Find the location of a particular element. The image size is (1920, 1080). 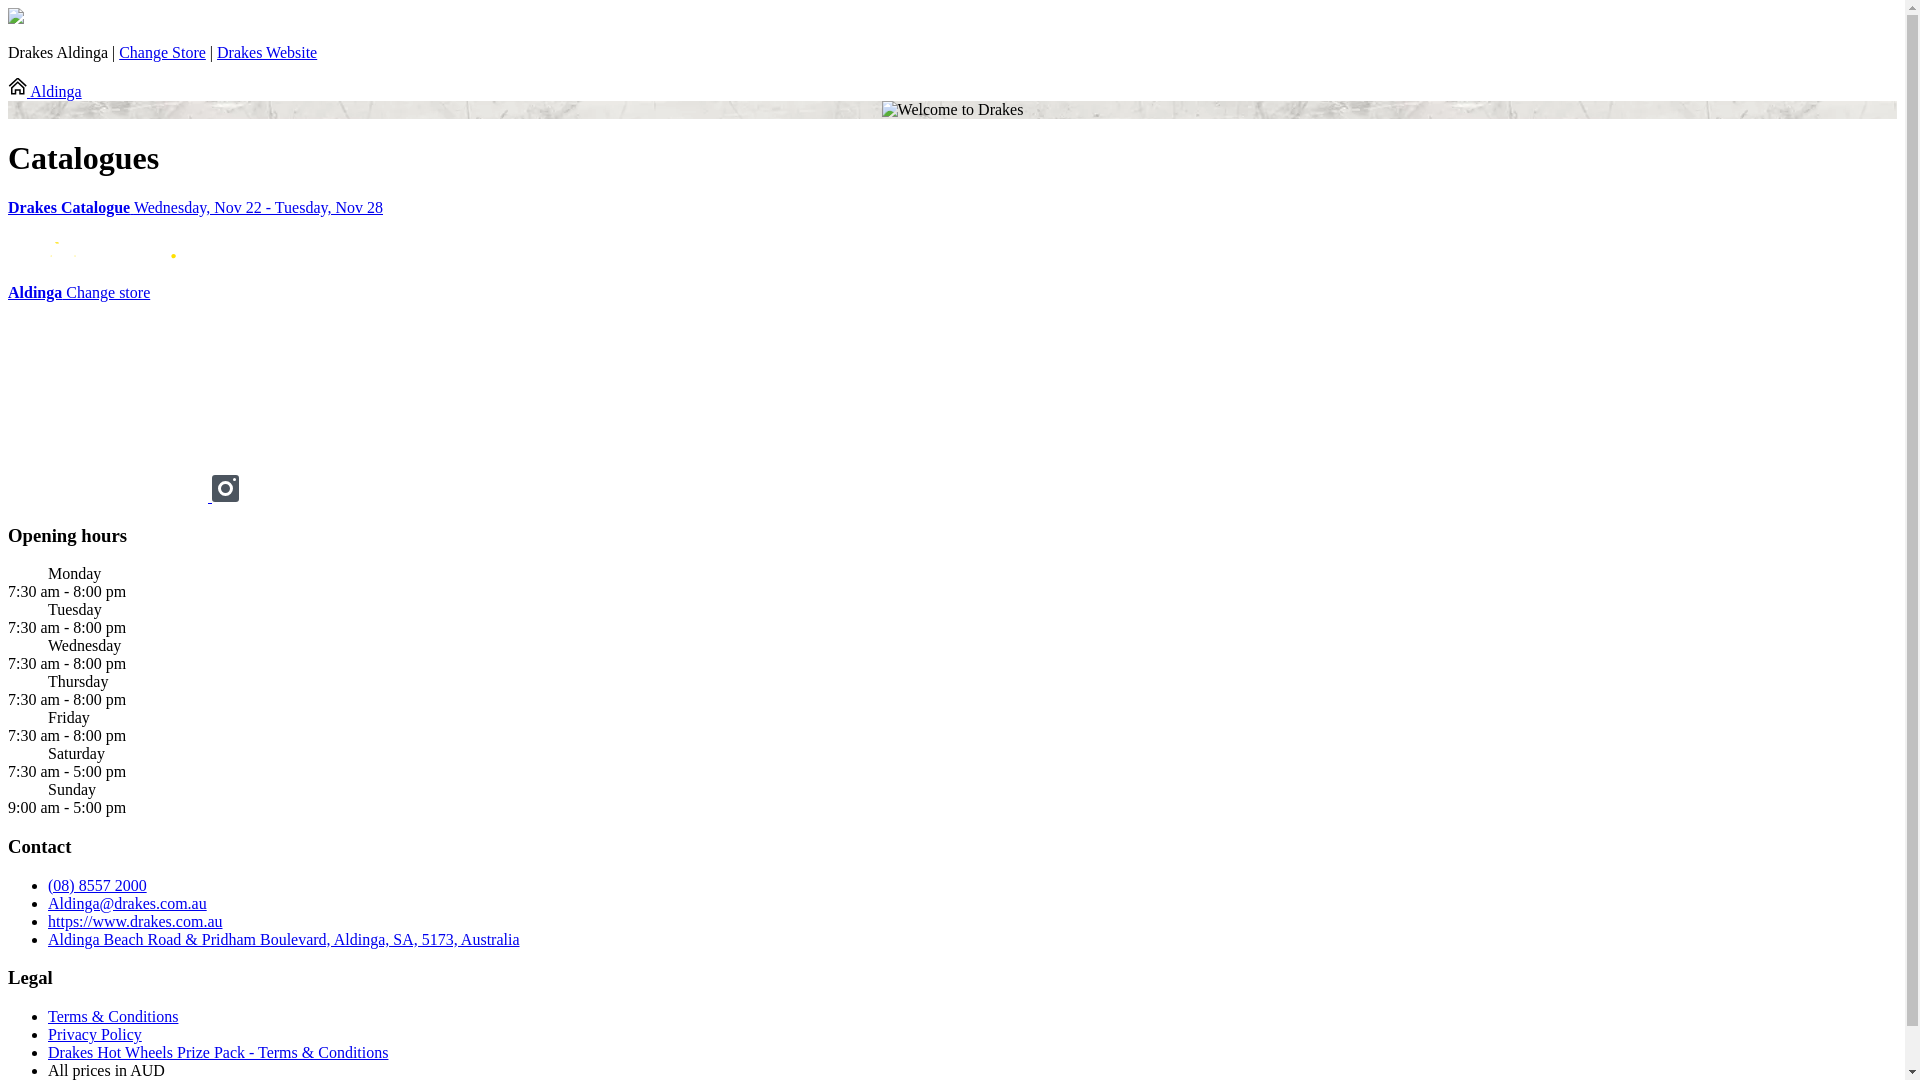

'Instagram drakessupermarkets' is located at coordinates (225, 495).